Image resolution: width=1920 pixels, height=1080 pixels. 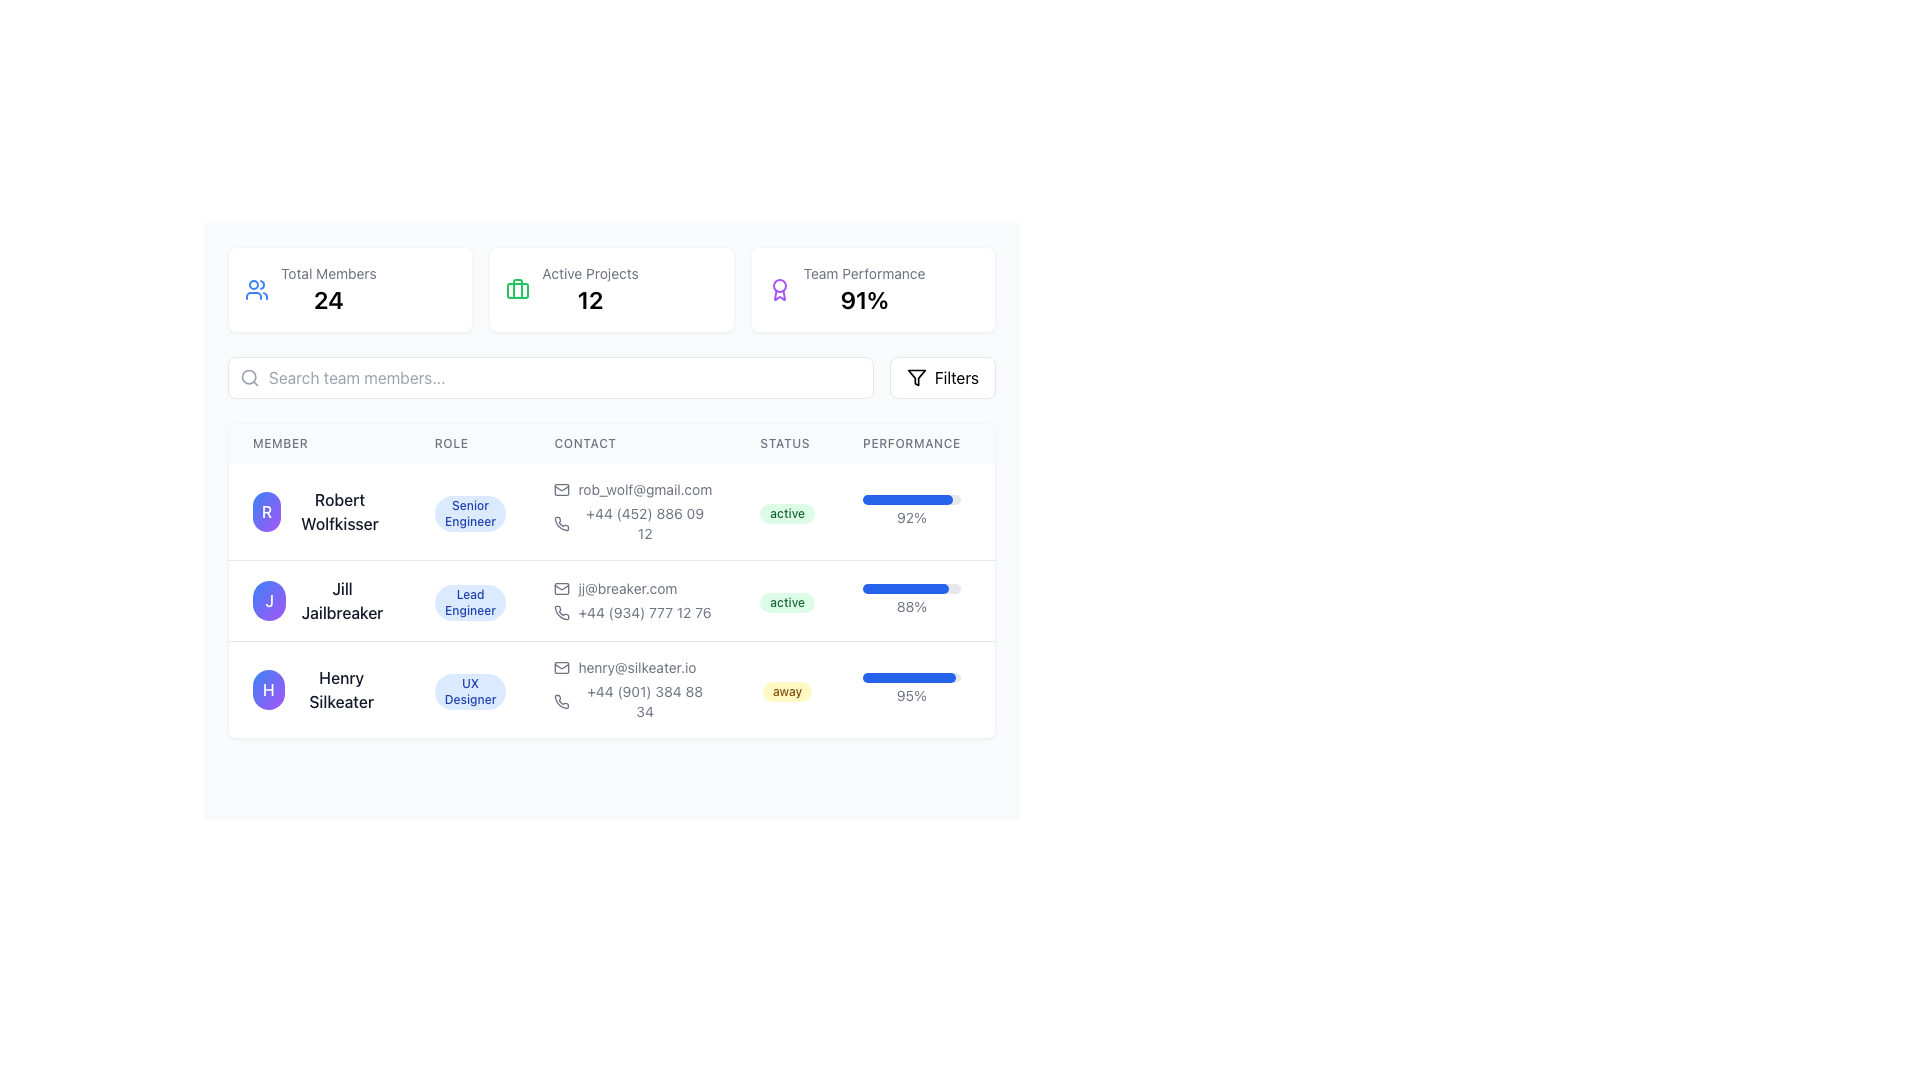 I want to click on the phone icon in the Contact detail display block to initiate a call if linked, located in the third row of the 'Contact' column, aligned with the user name 'Henry Silkeater', so click(x=632, y=688).